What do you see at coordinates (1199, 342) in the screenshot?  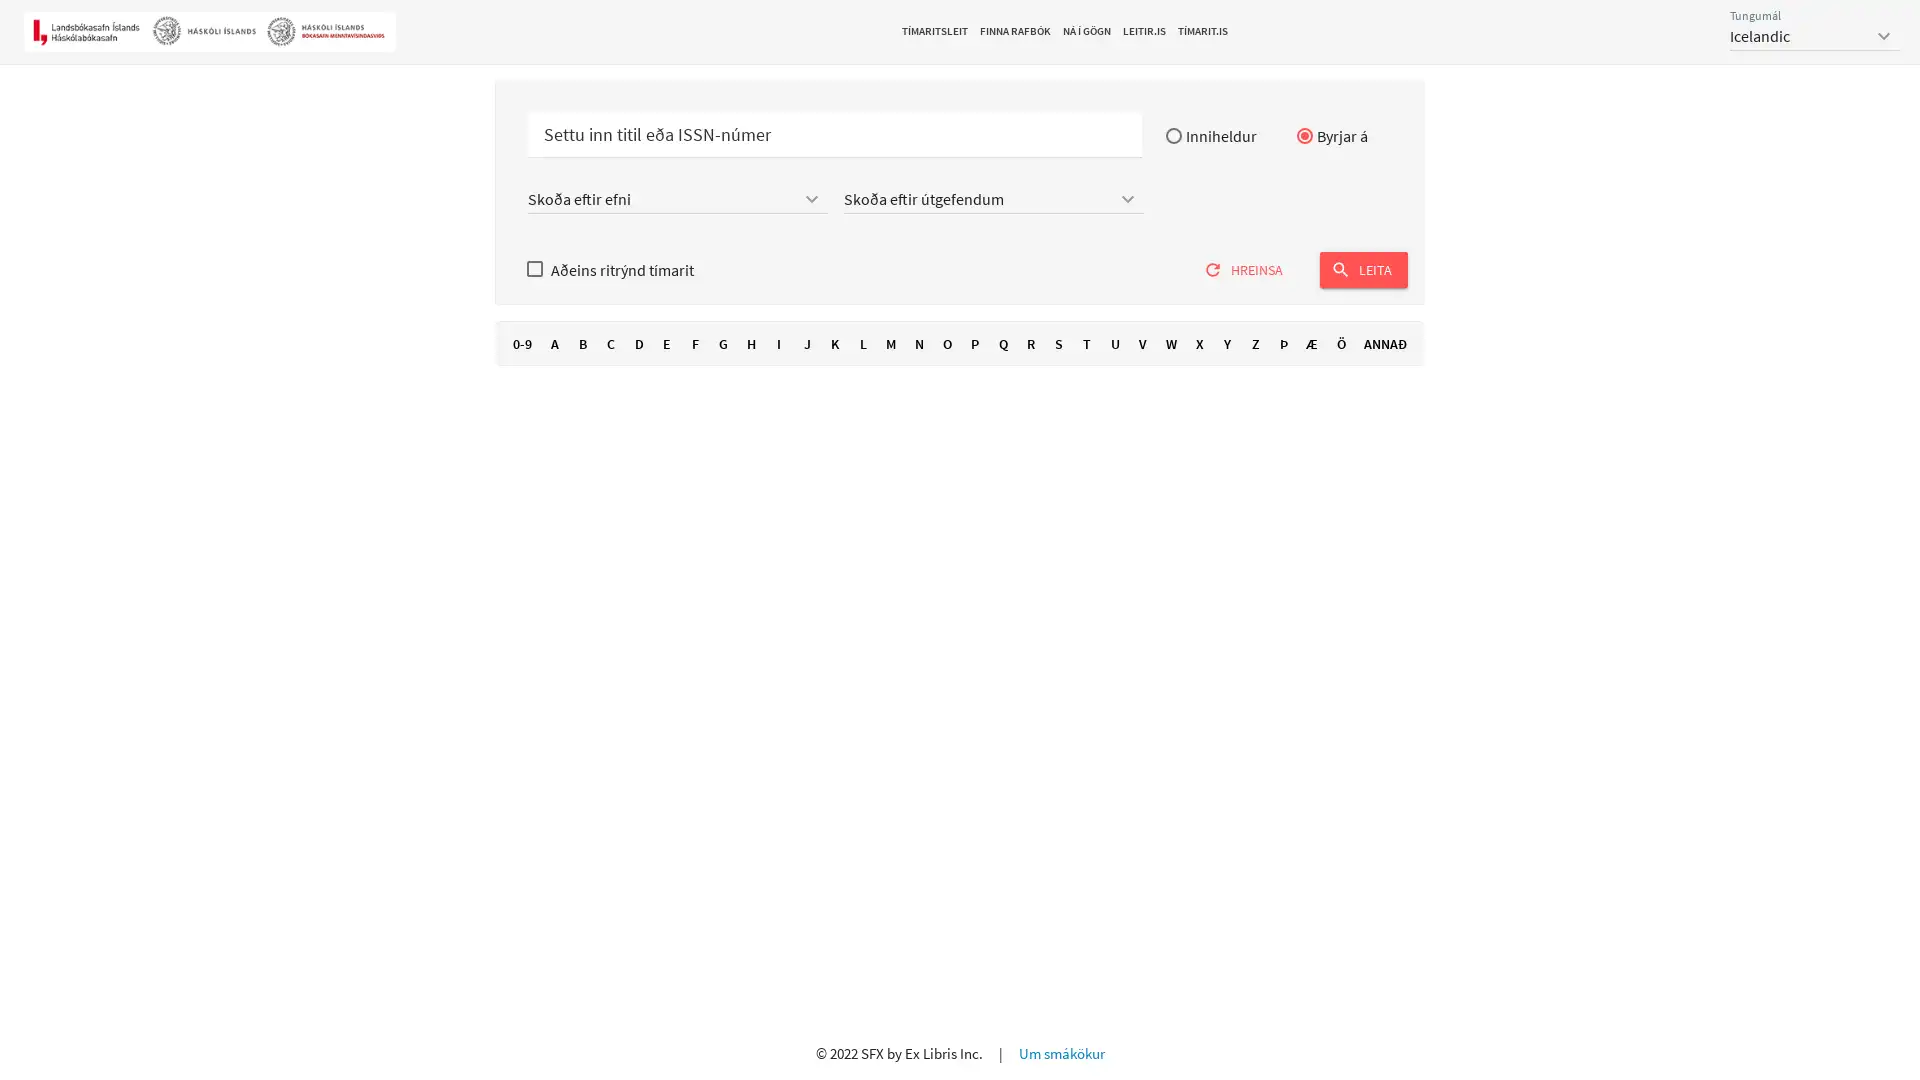 I see `X` at bounding box center [1199, 342].